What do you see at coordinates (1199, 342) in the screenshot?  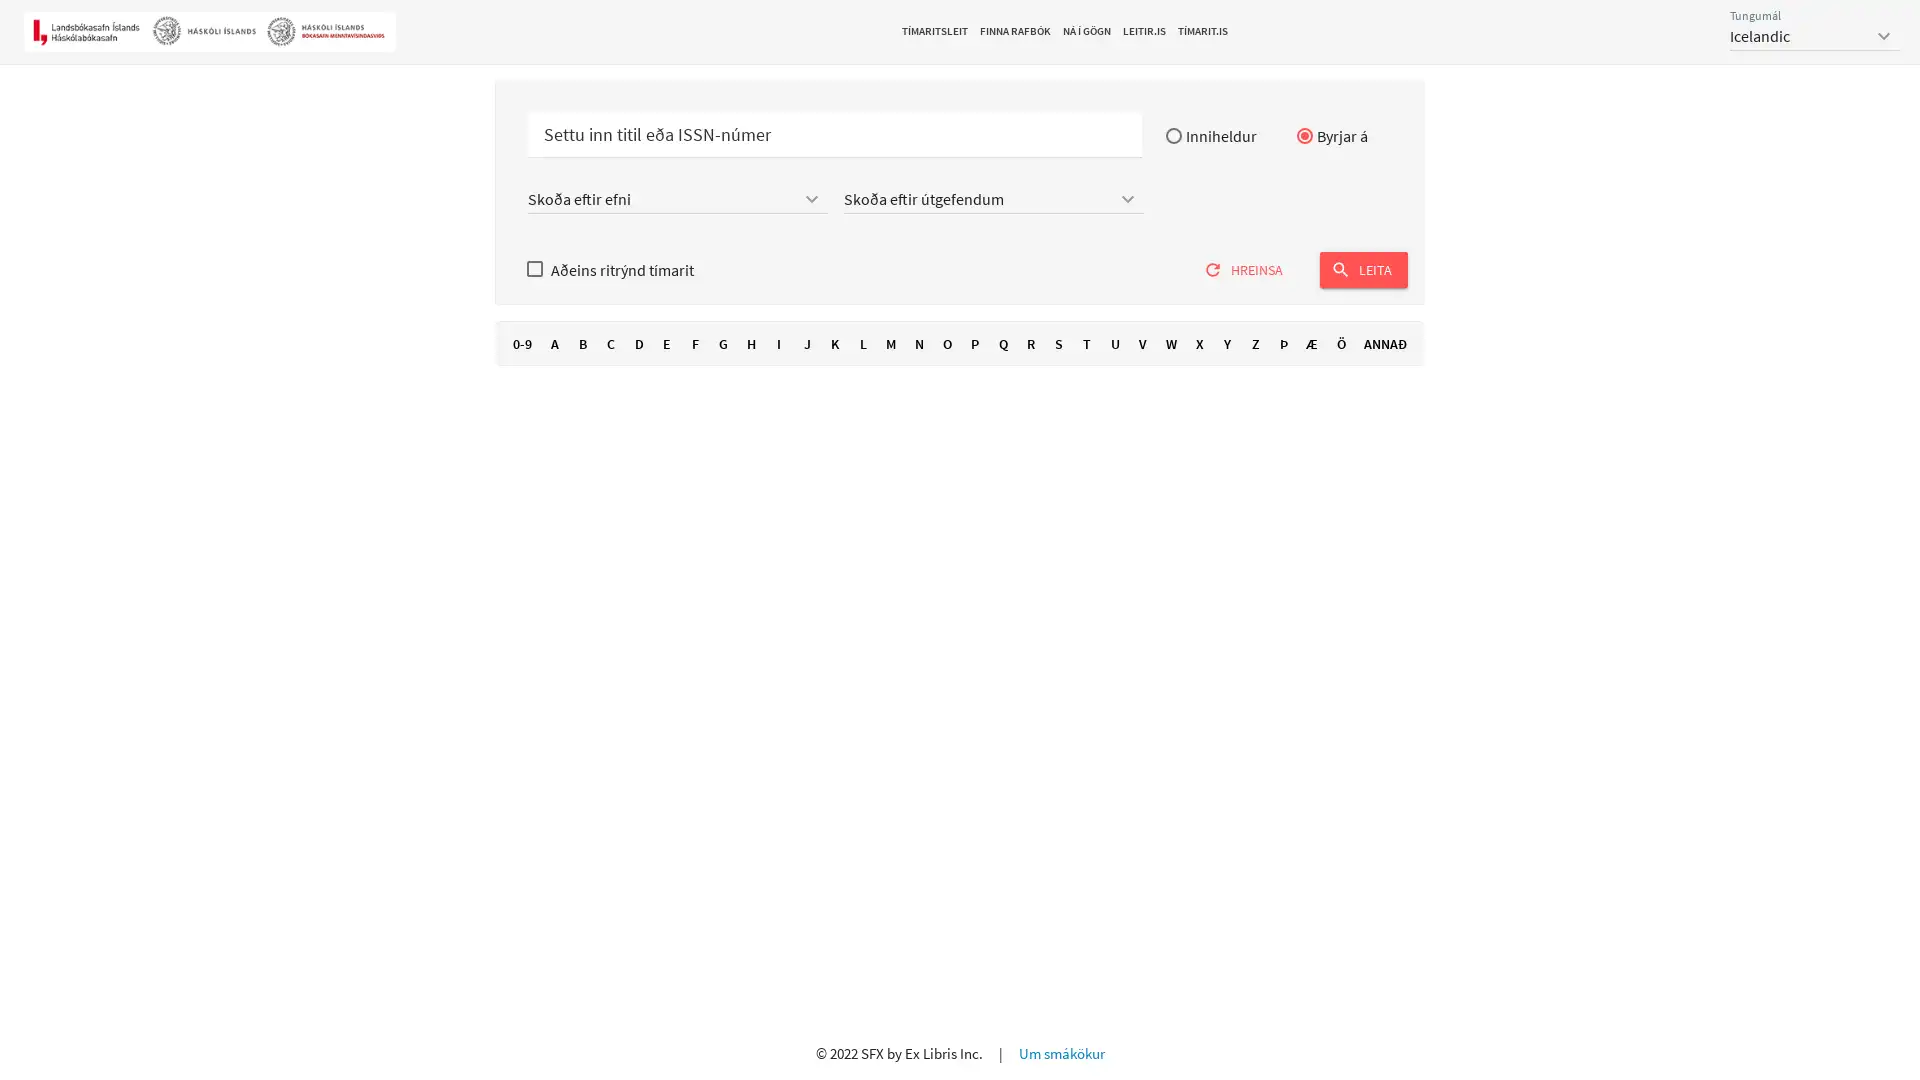 I see `X` at bounding box center [1199, 342].